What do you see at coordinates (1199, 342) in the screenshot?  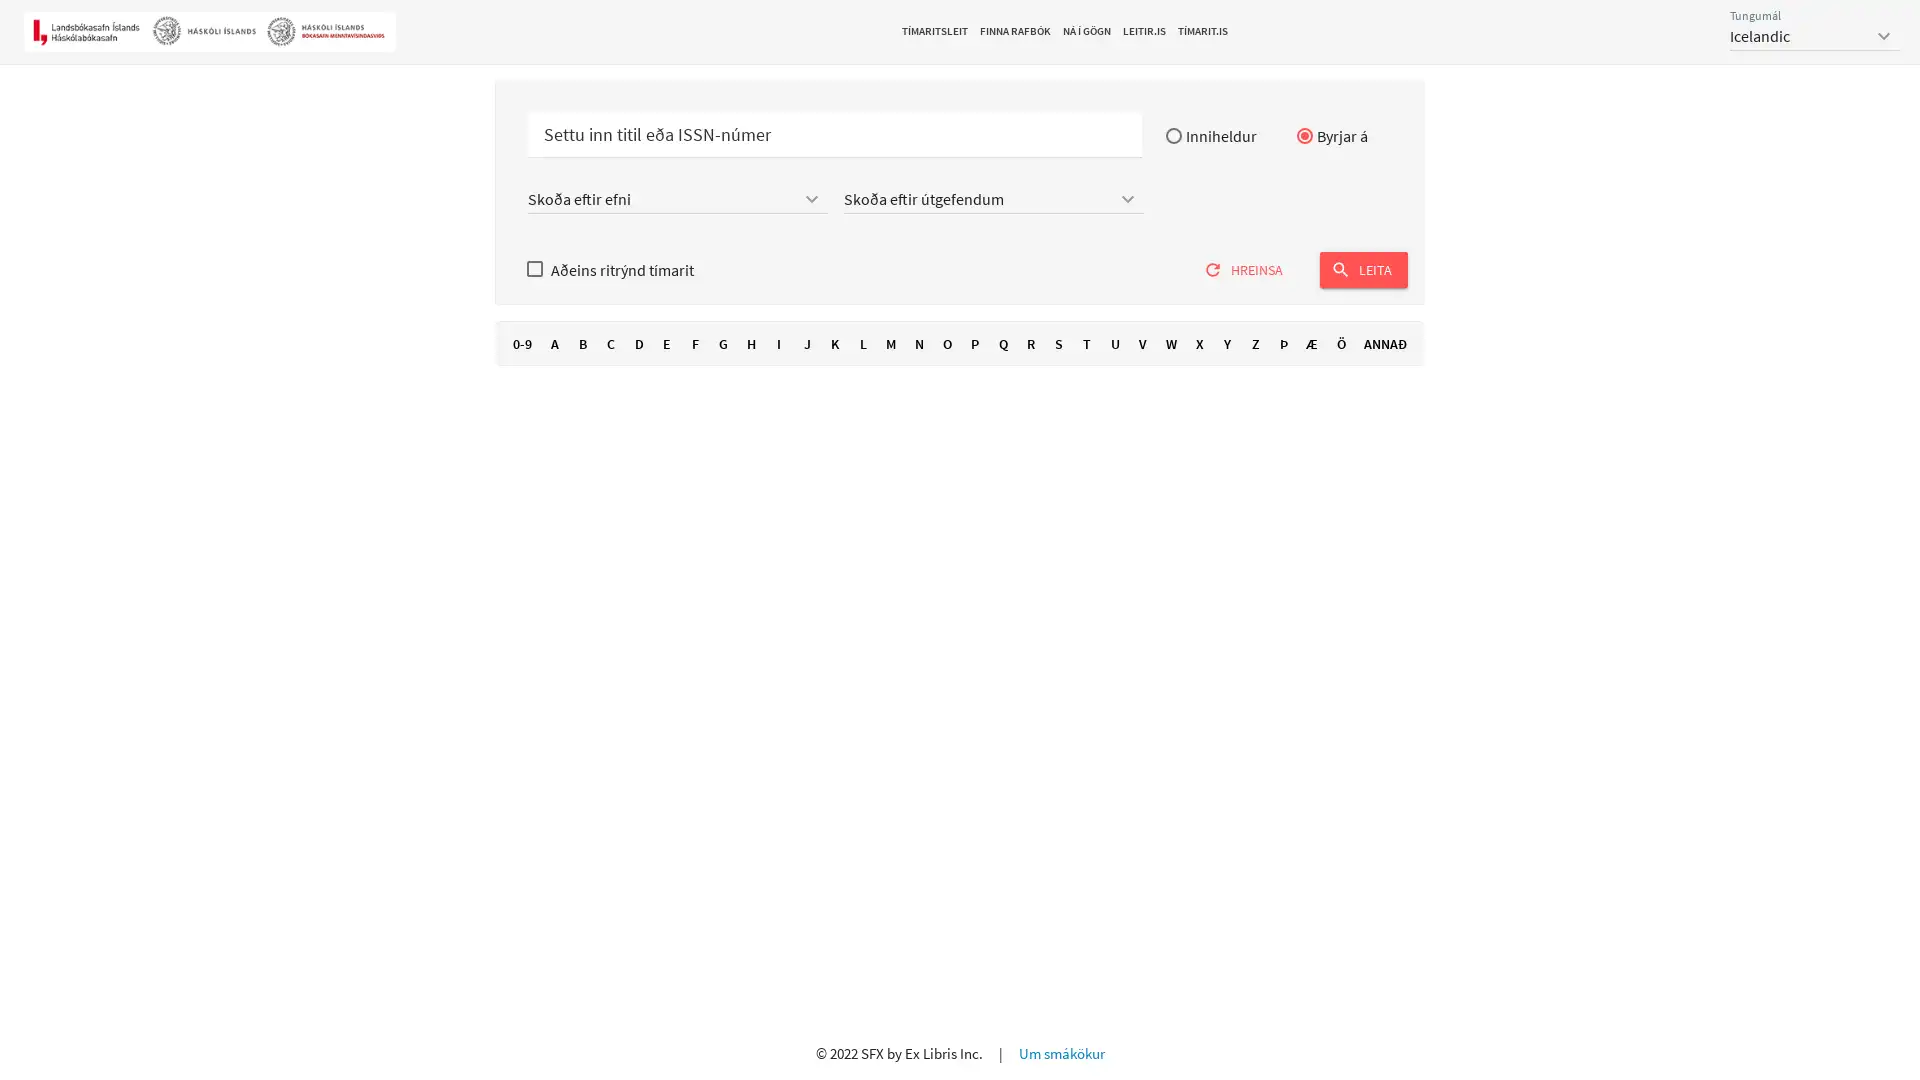 I see `X` at bounding box center [1199, 342].